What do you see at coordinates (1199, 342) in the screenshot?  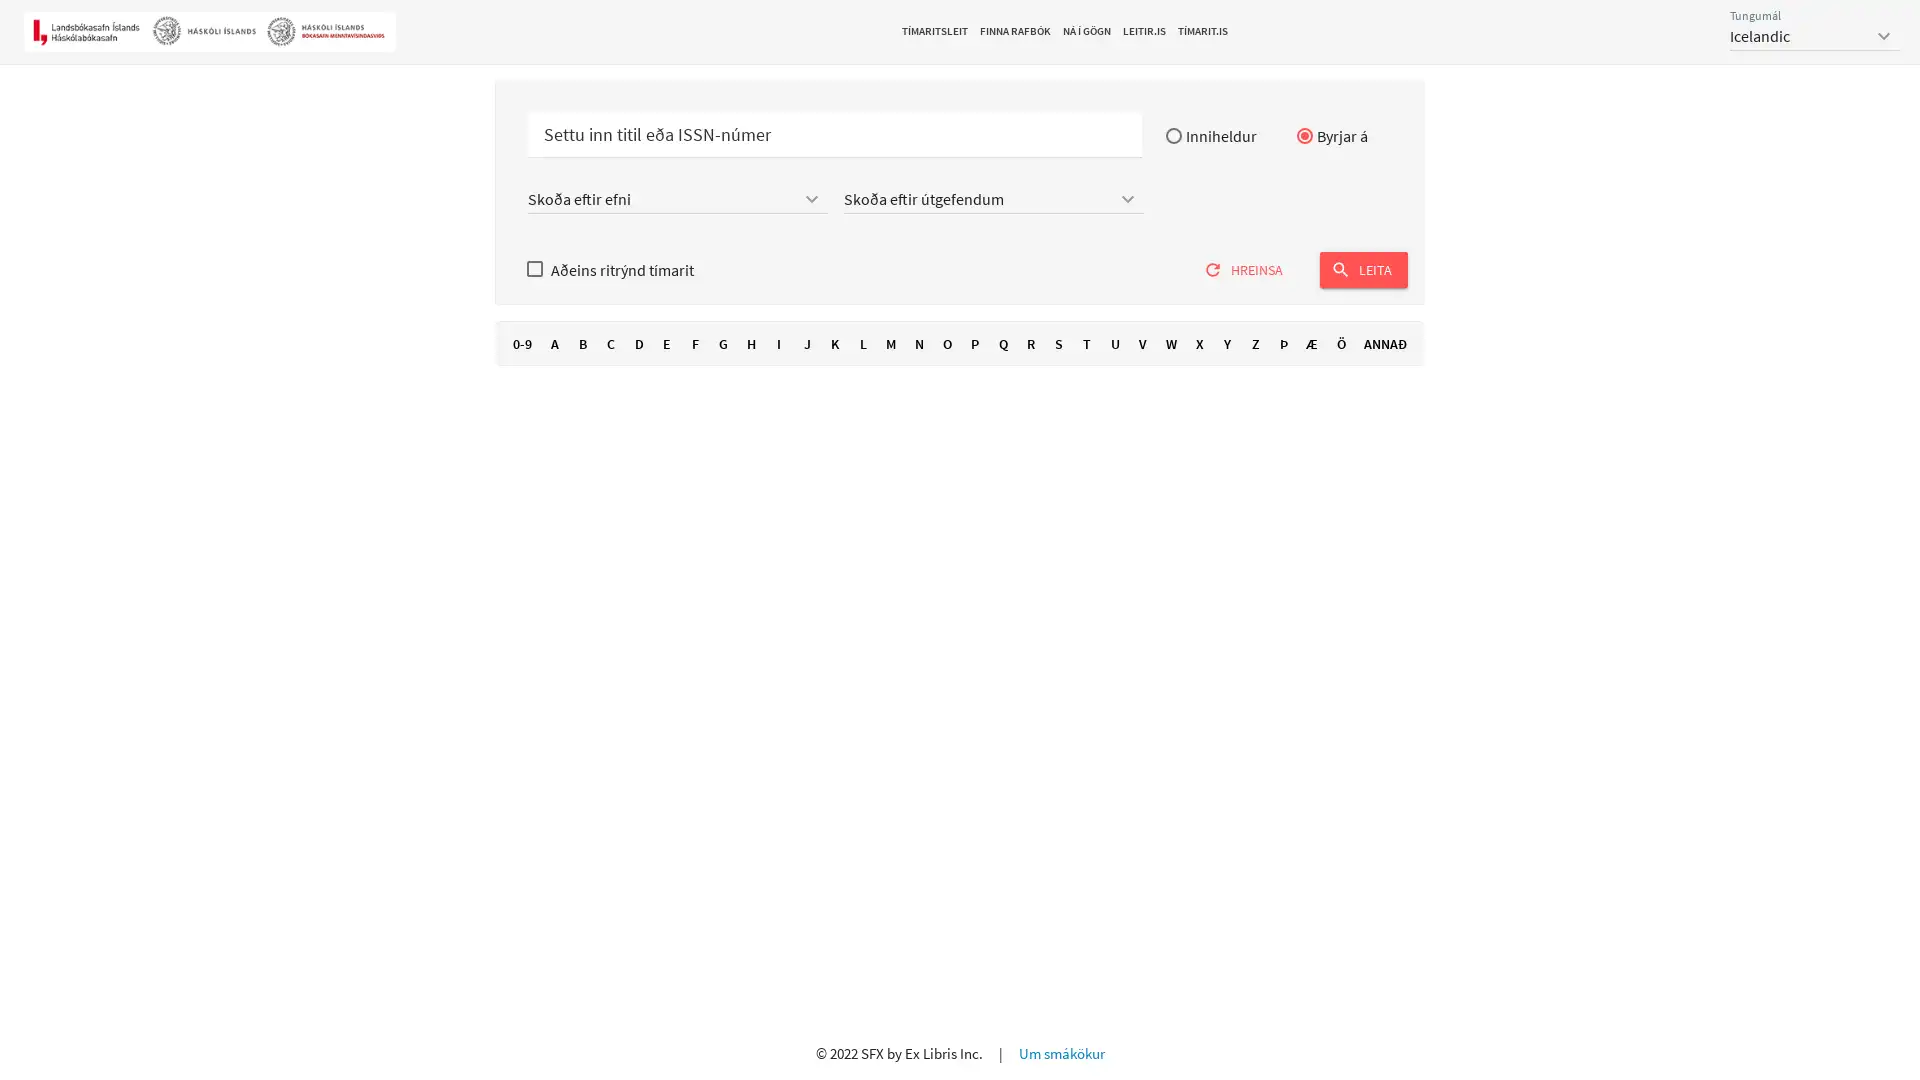 I see `X` at bounding box center [1199, 342].